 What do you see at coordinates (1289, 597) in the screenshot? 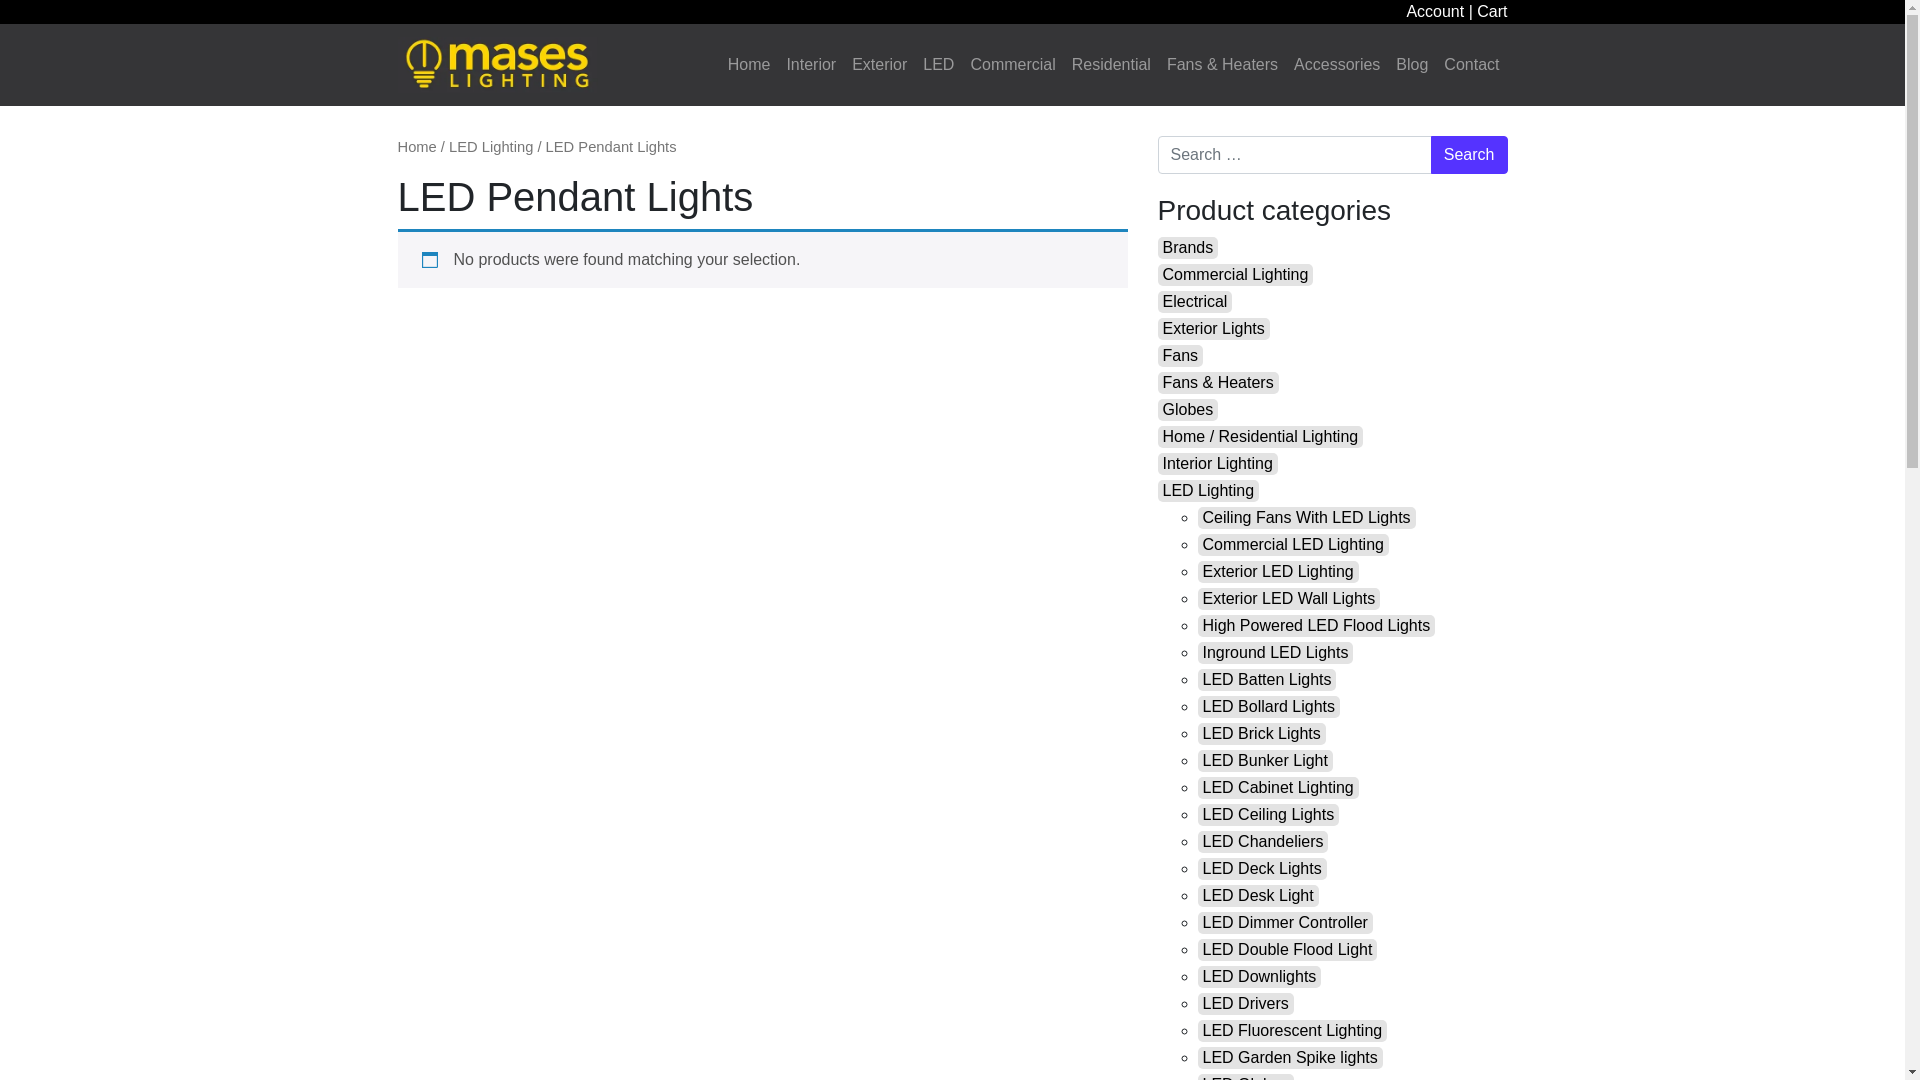
I see `'Exterior LED Wall Lights'` at bounding box center [1289, 597].